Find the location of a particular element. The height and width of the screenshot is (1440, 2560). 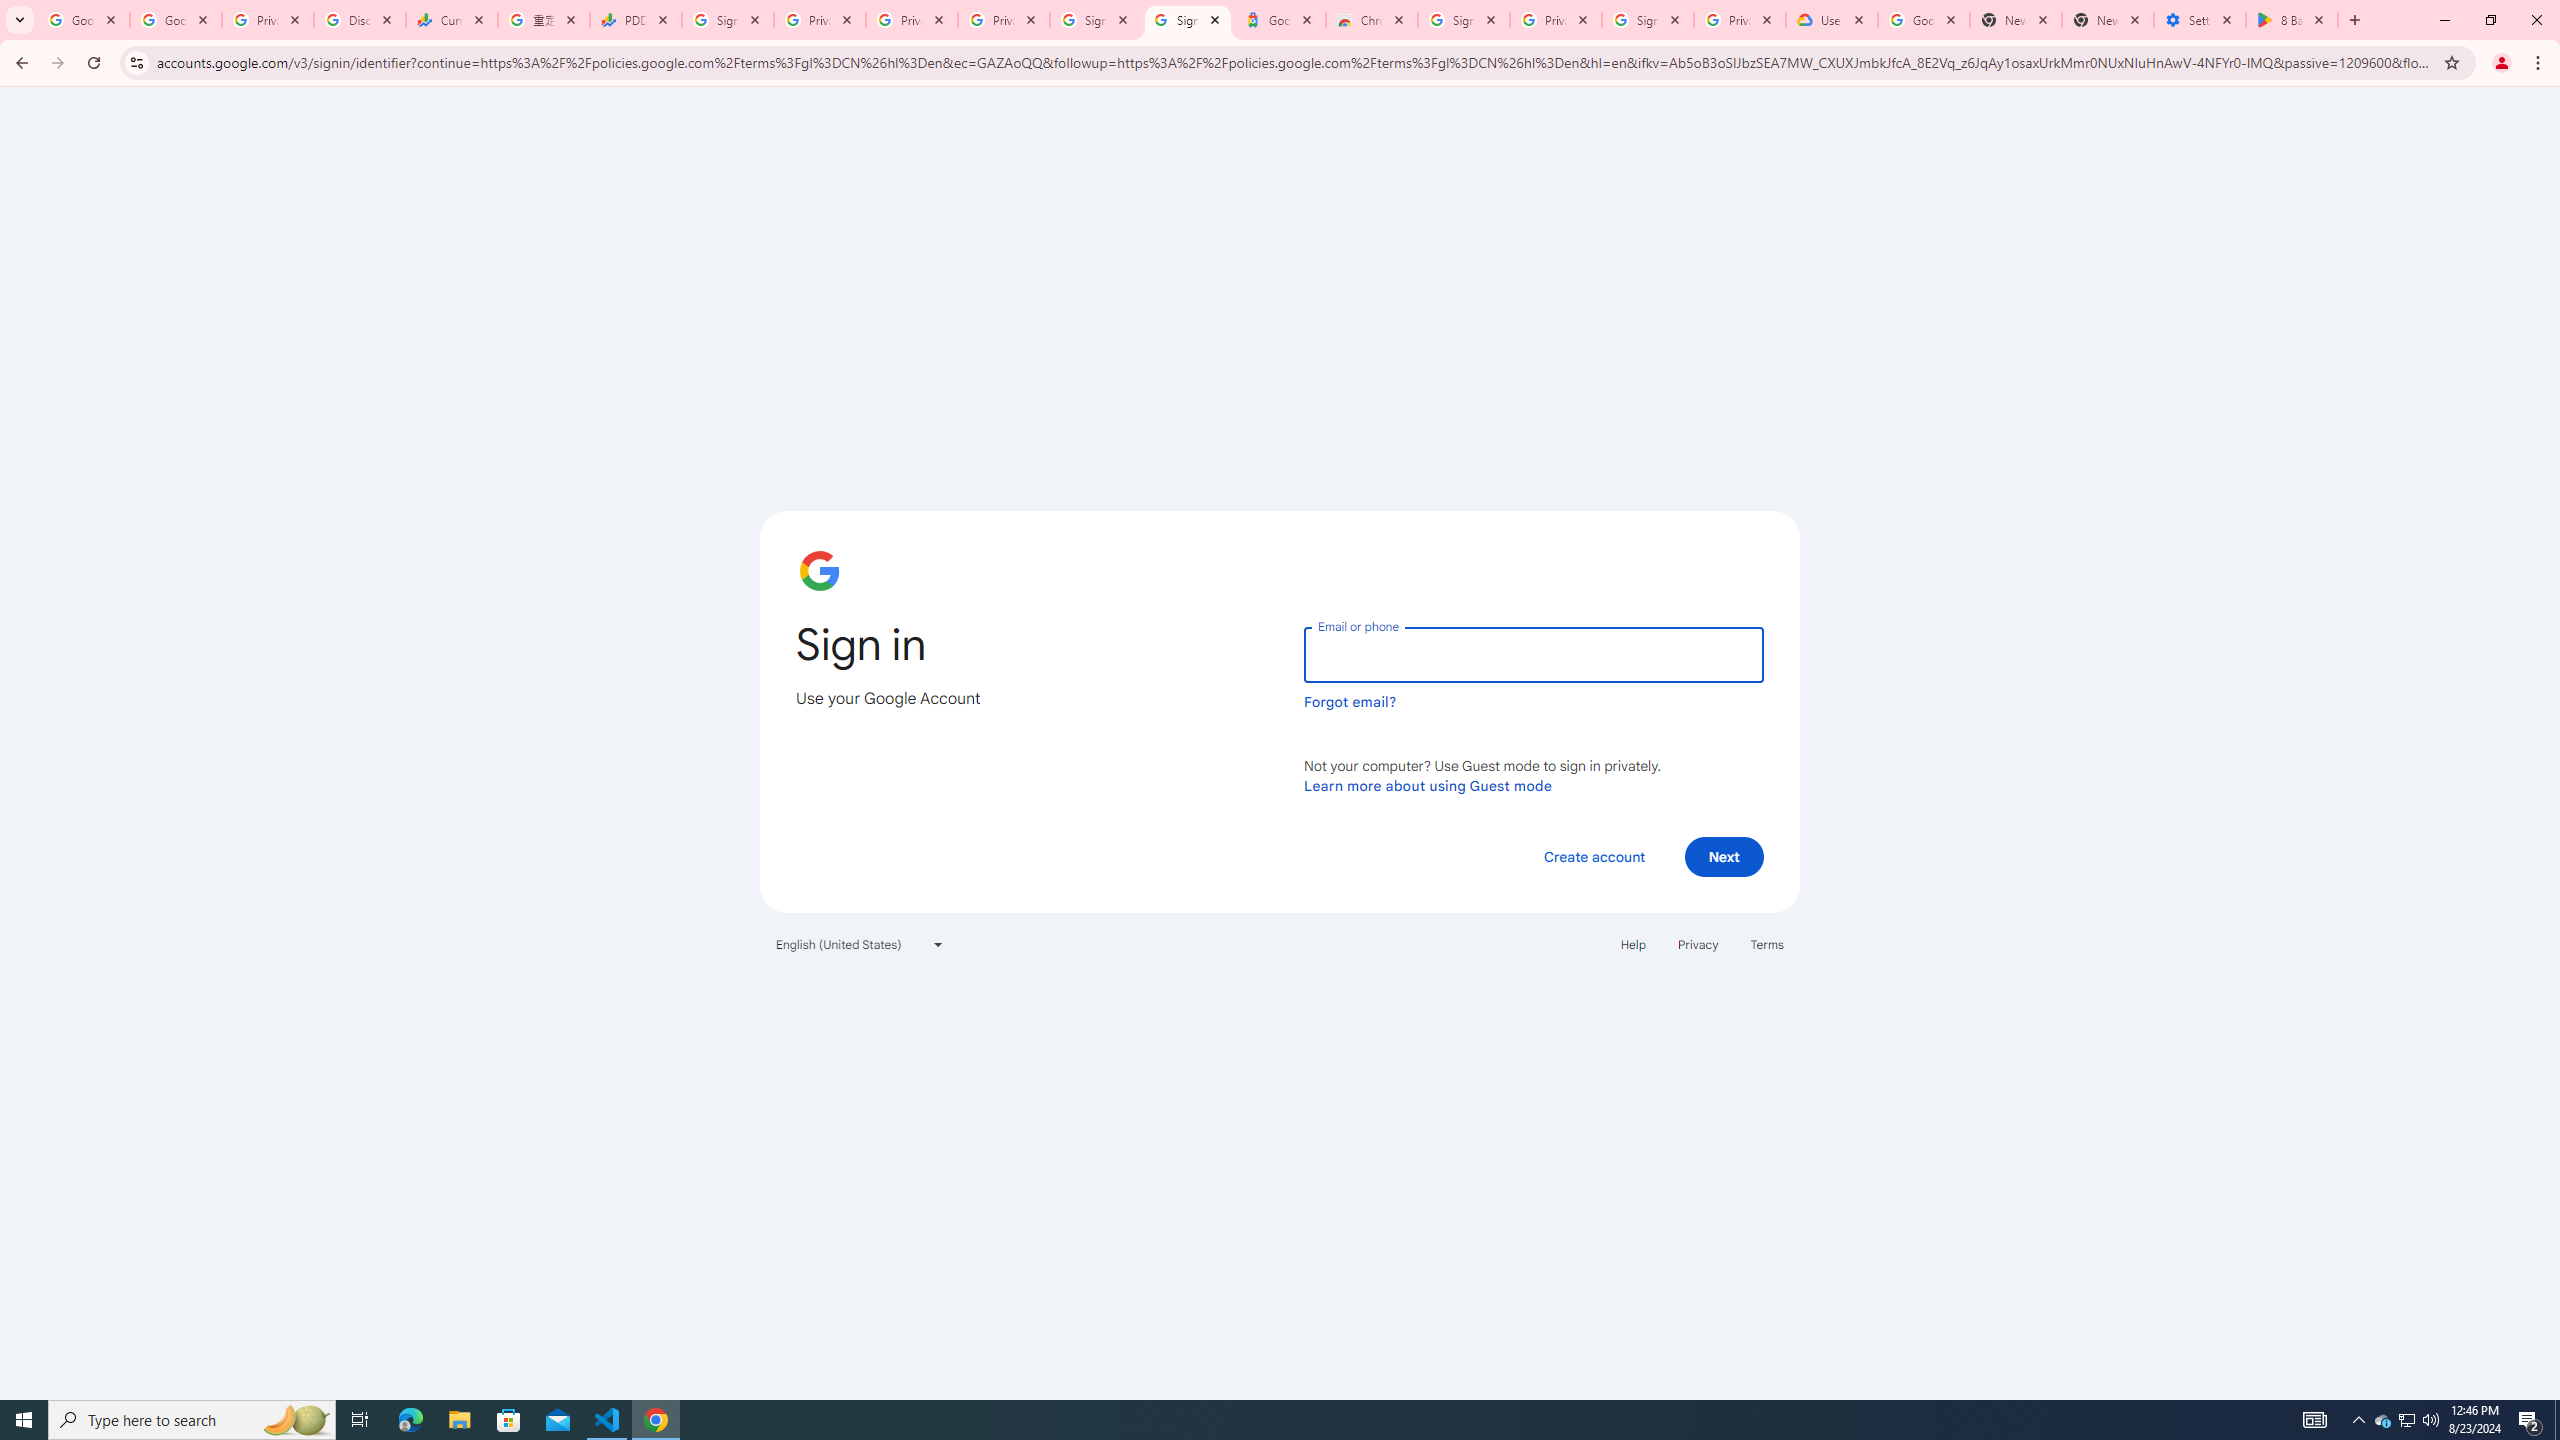

'Chrome Web Store - Color themes by Chrome' is located at coordinates (1369, 19).